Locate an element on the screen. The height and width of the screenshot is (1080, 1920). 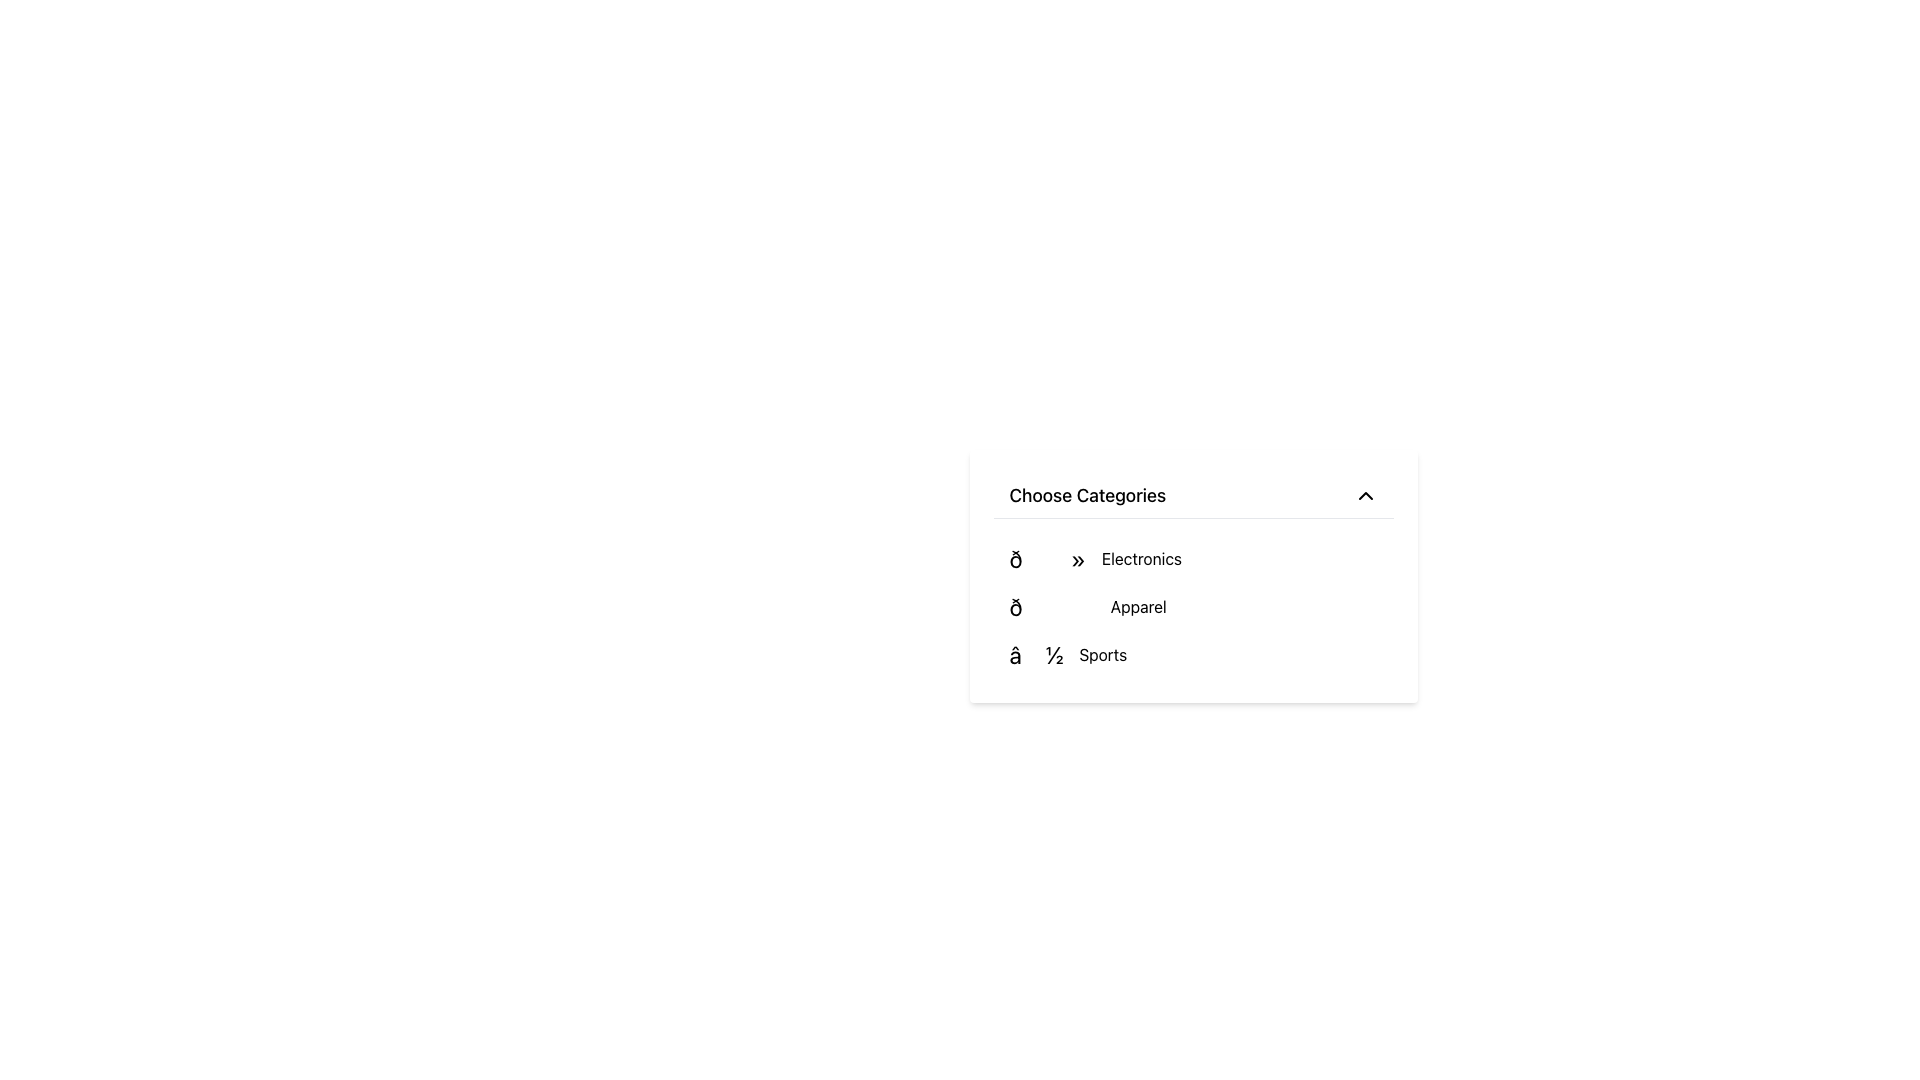
the first option is located at coordinates (1094, 559).